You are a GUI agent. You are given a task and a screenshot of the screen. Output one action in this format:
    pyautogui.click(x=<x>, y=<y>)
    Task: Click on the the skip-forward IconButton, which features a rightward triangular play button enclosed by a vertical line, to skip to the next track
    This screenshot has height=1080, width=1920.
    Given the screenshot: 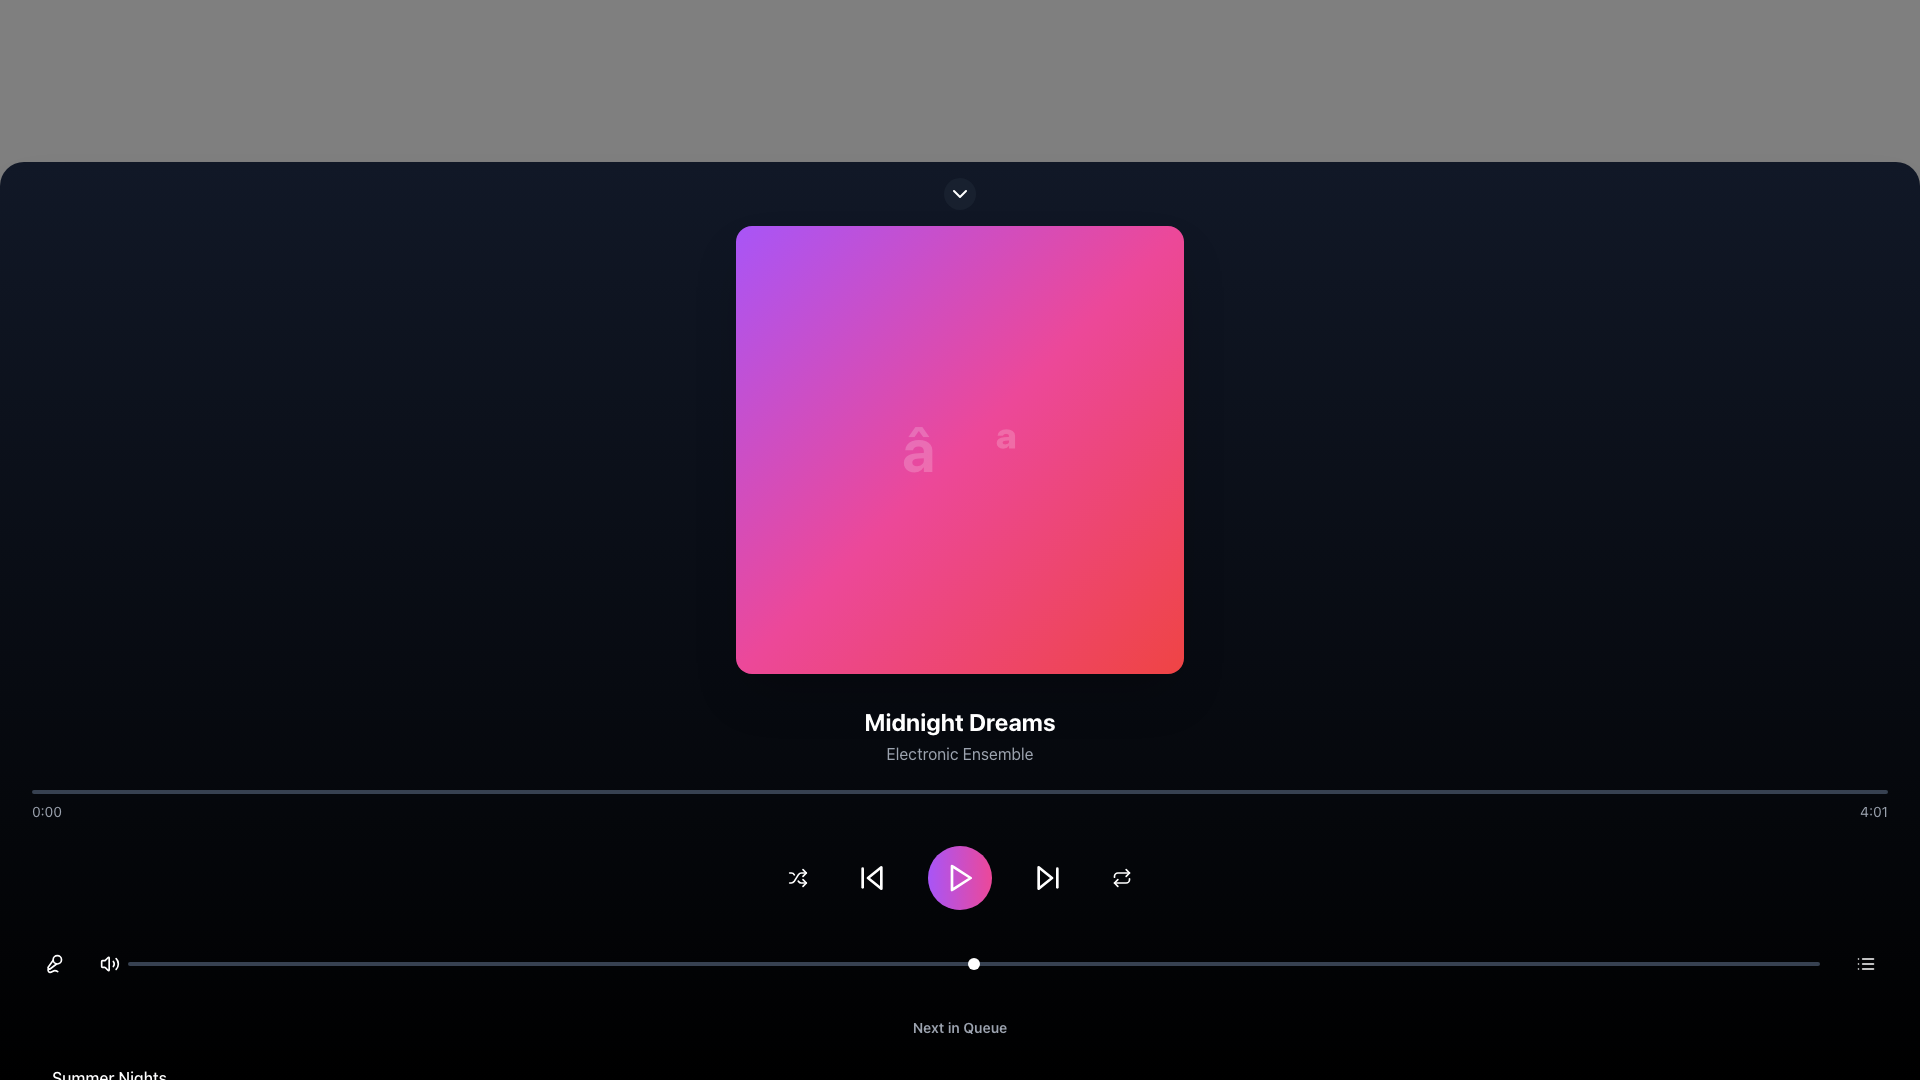 What is the action you would take?
    pyautogui.click(x=1046, y=877)
    